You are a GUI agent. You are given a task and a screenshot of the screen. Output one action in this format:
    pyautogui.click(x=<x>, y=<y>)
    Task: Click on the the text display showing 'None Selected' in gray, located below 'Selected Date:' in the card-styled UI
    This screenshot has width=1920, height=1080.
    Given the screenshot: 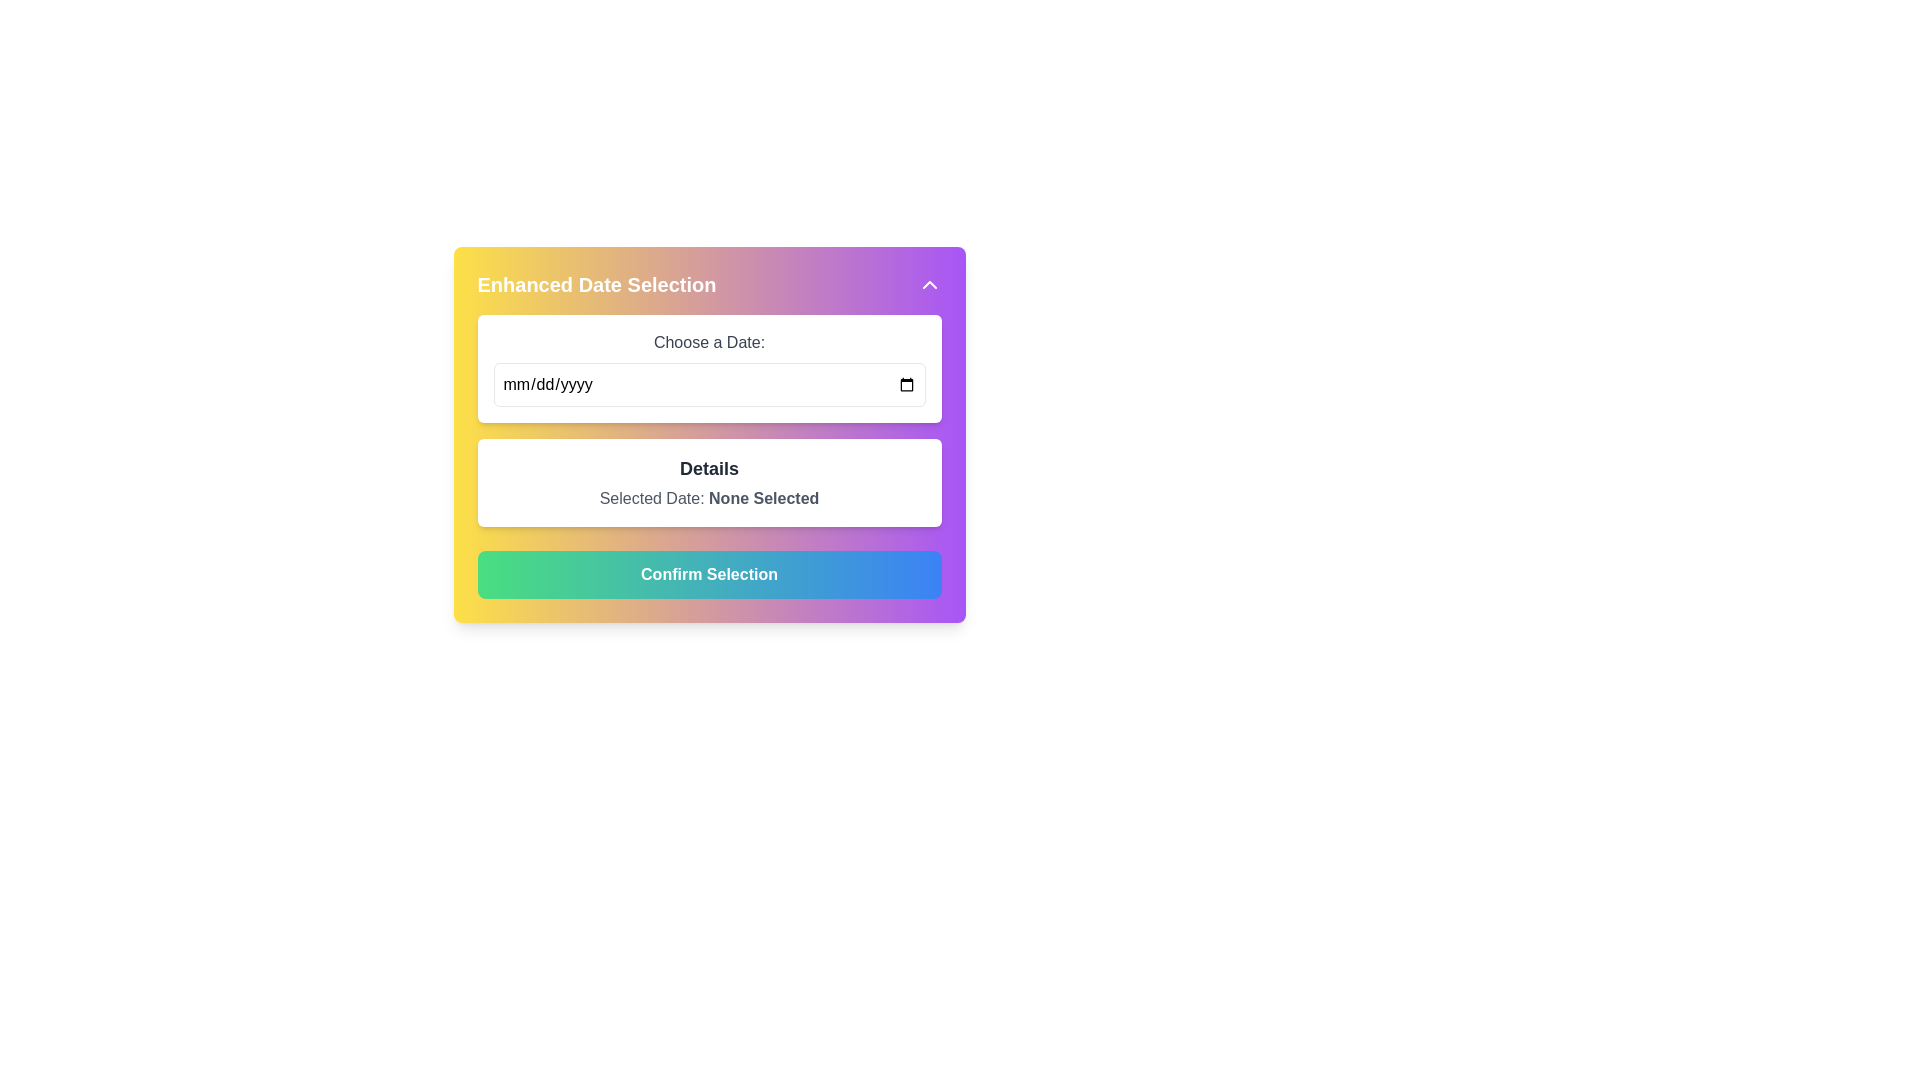 What is the action you would take?
    pyautogui.click(x=763, y=497)
    